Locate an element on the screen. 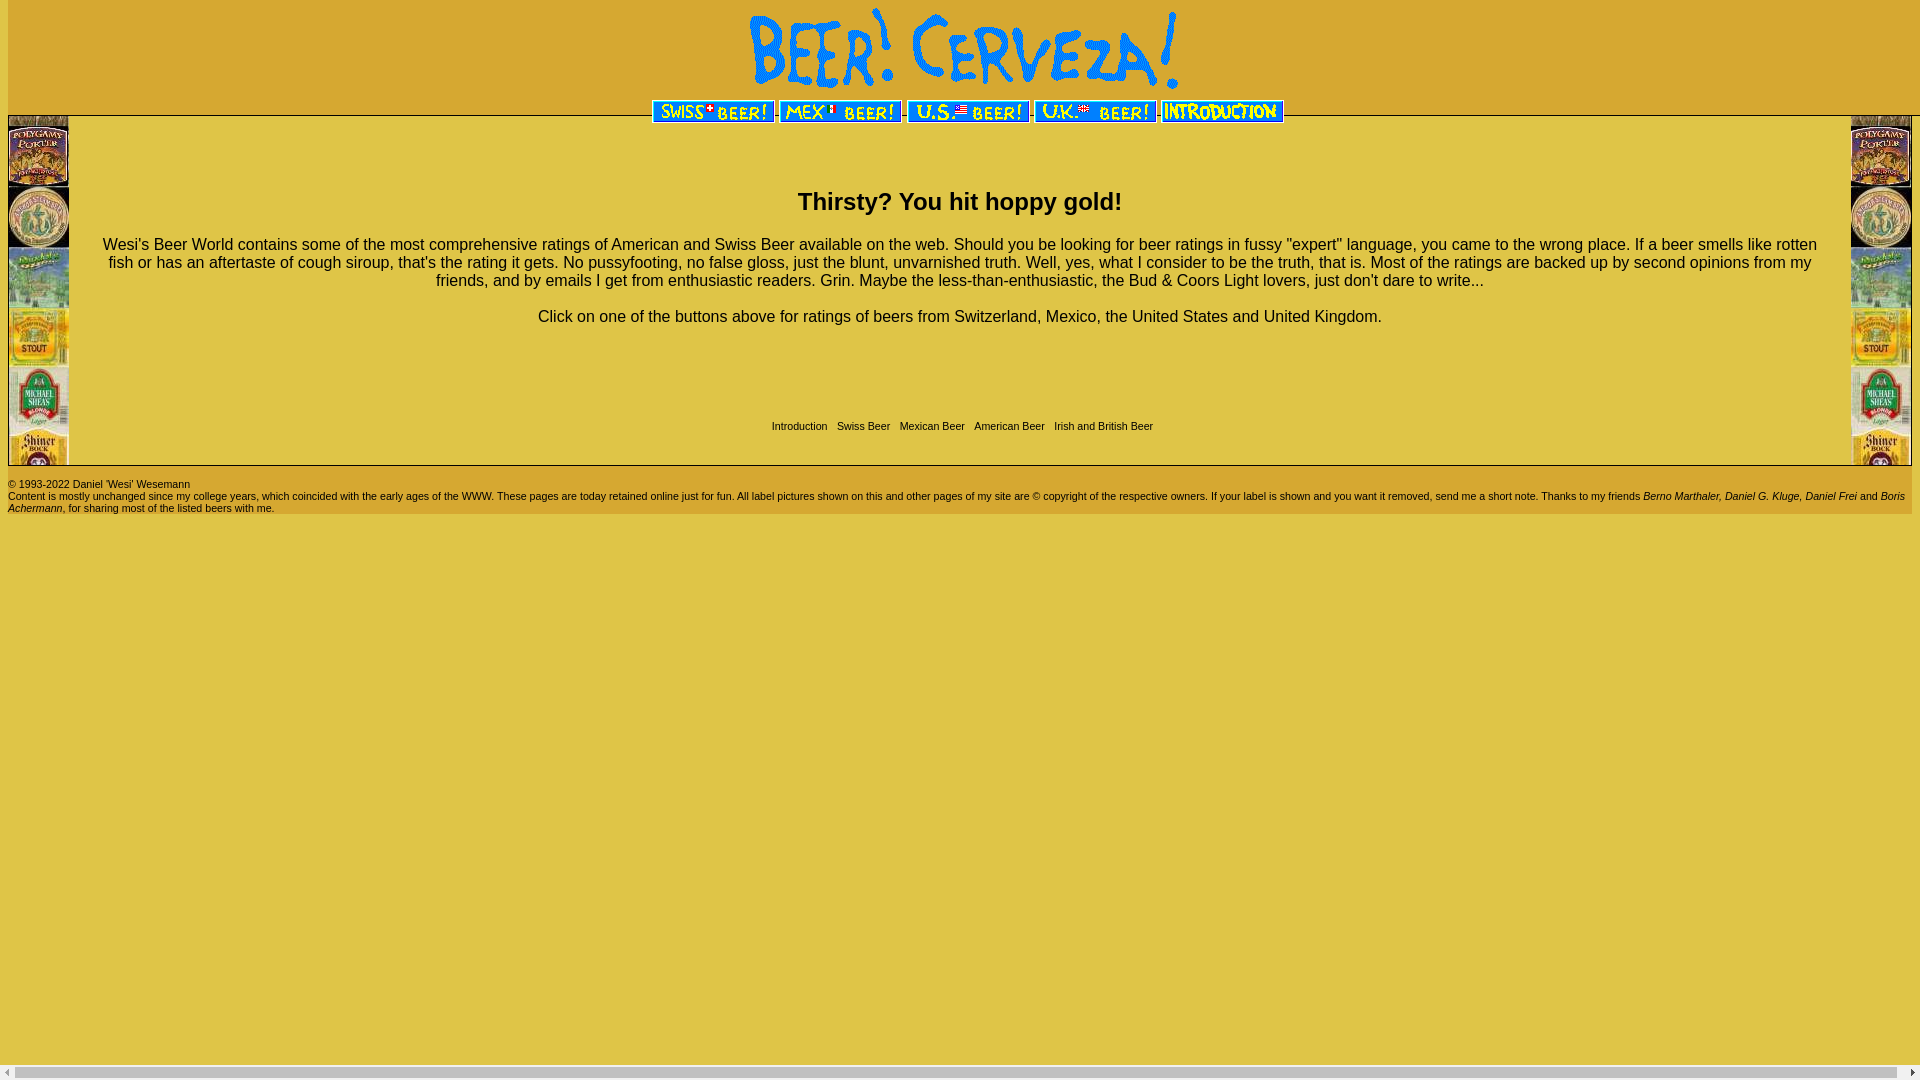 This screenshot has width=1920, height=1080. 'Swiss Beer' is located at coordinates (860, 424).